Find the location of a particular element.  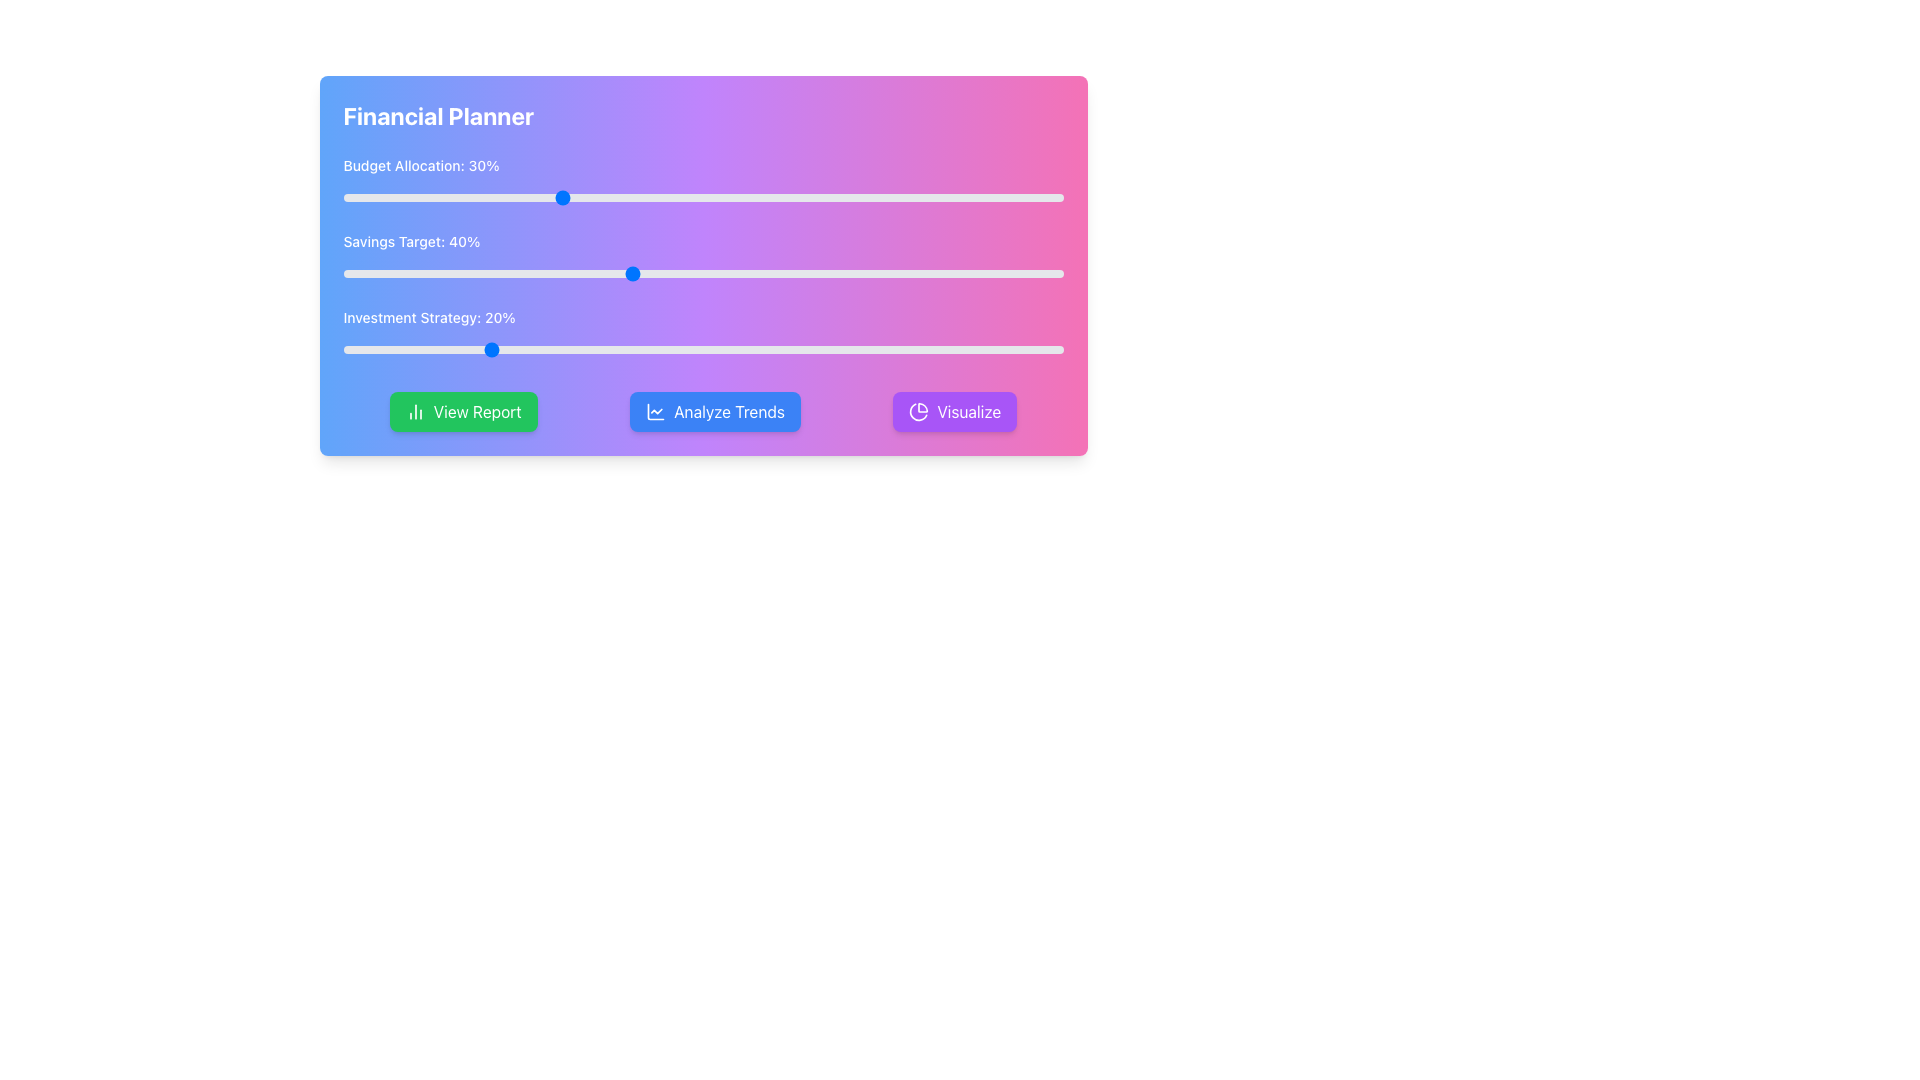

the slider value is located at coordinates (788, 197).